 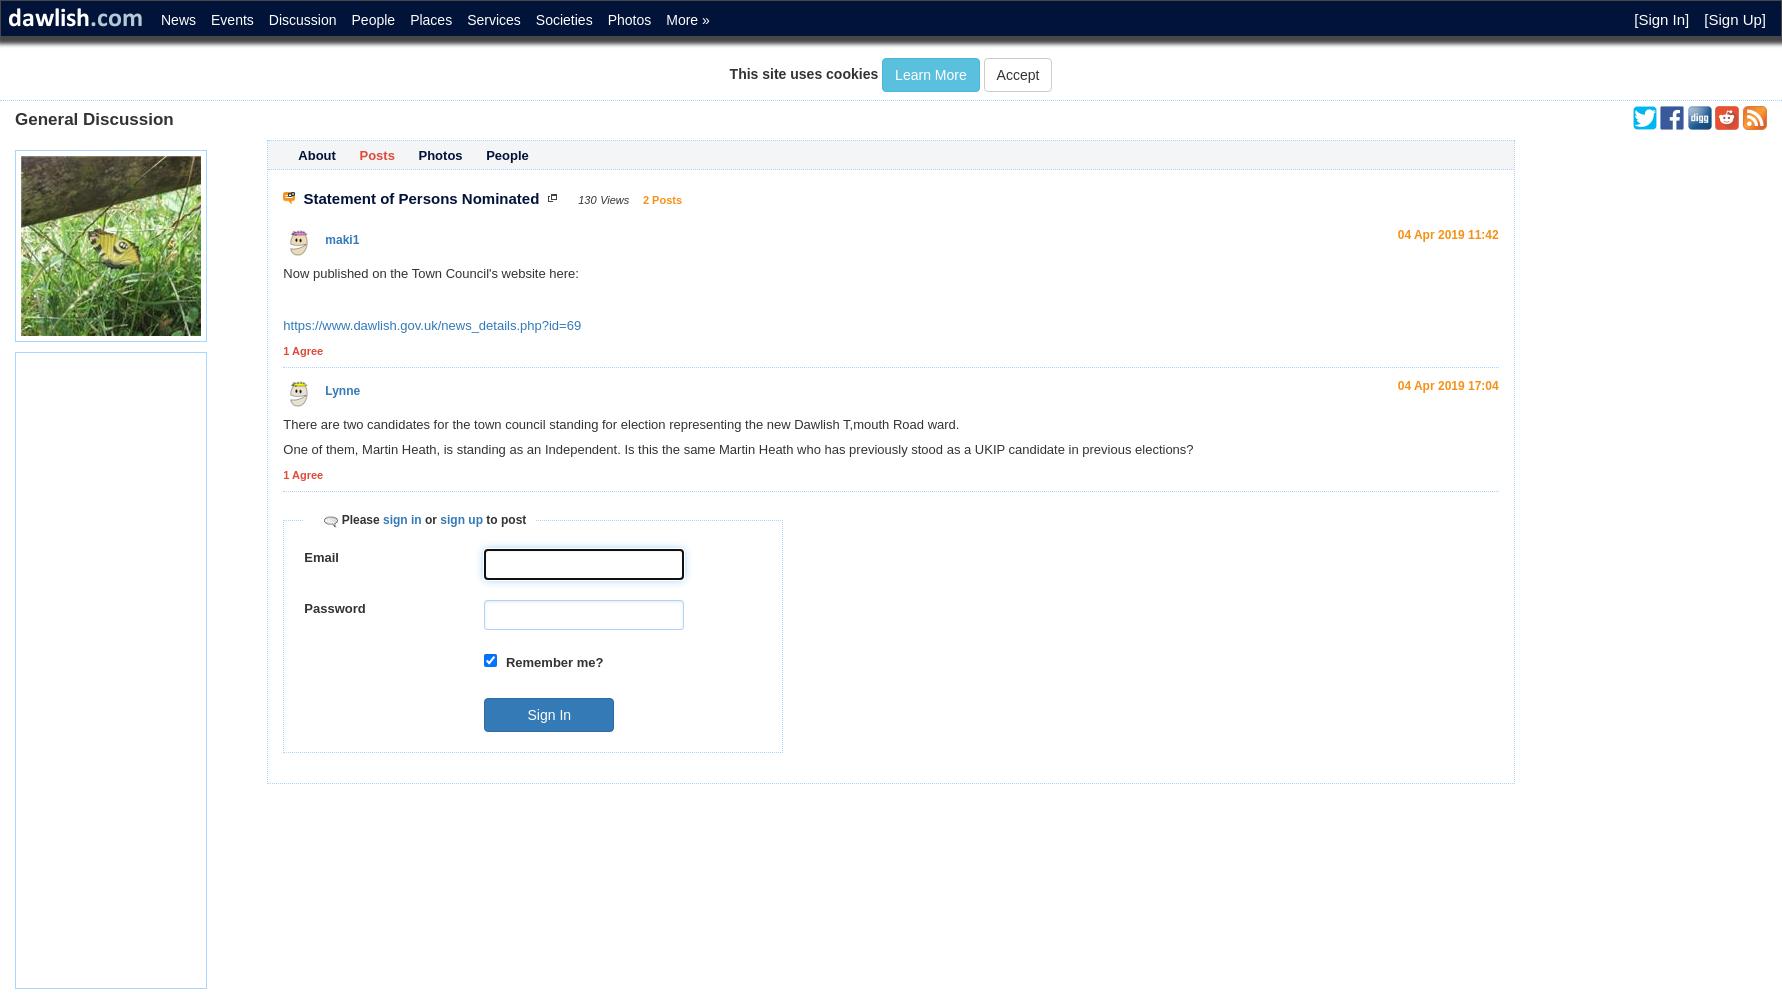 I want to click on 'Password', so click(x=333, y=606).